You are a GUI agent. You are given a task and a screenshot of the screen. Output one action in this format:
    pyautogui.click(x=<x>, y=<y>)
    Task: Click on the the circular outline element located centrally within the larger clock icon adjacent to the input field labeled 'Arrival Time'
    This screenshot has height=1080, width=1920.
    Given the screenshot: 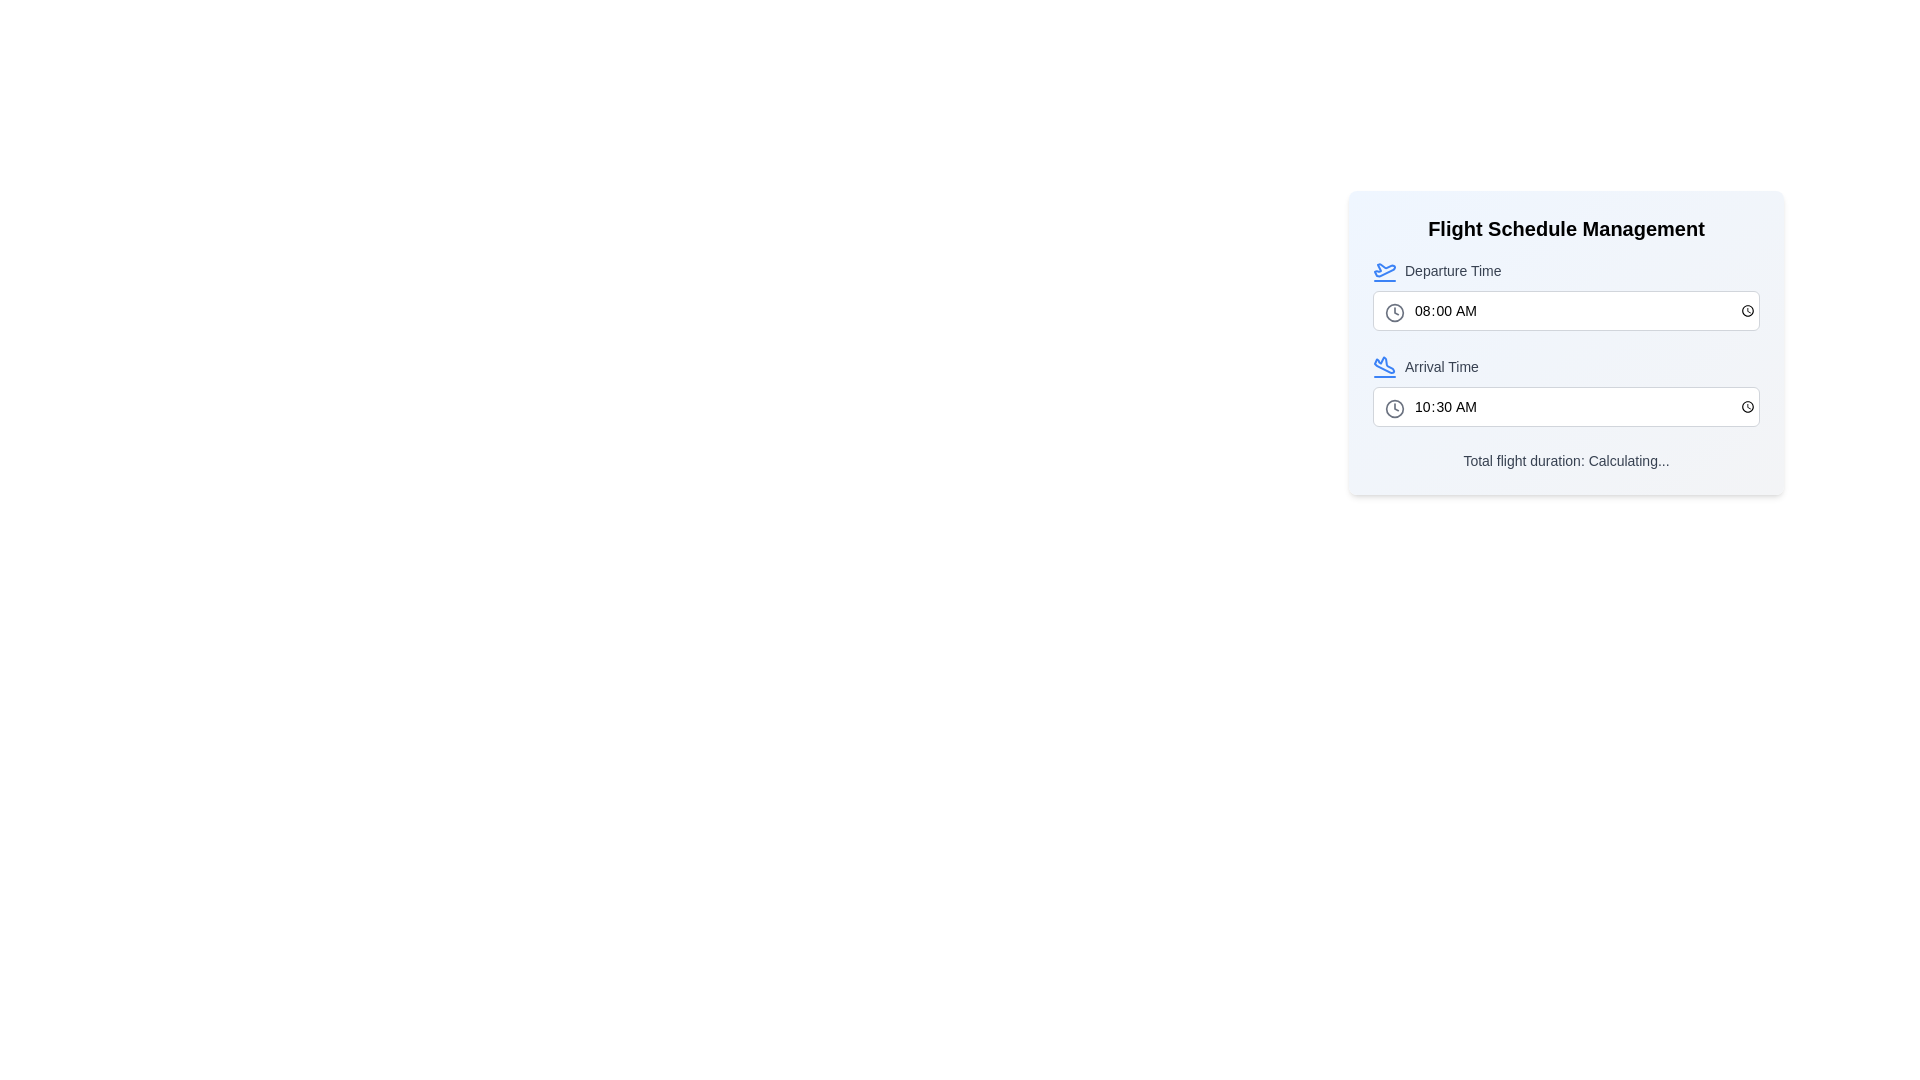 What is the action you would take?
    pyautogui.click(x=1394, y=407)
    